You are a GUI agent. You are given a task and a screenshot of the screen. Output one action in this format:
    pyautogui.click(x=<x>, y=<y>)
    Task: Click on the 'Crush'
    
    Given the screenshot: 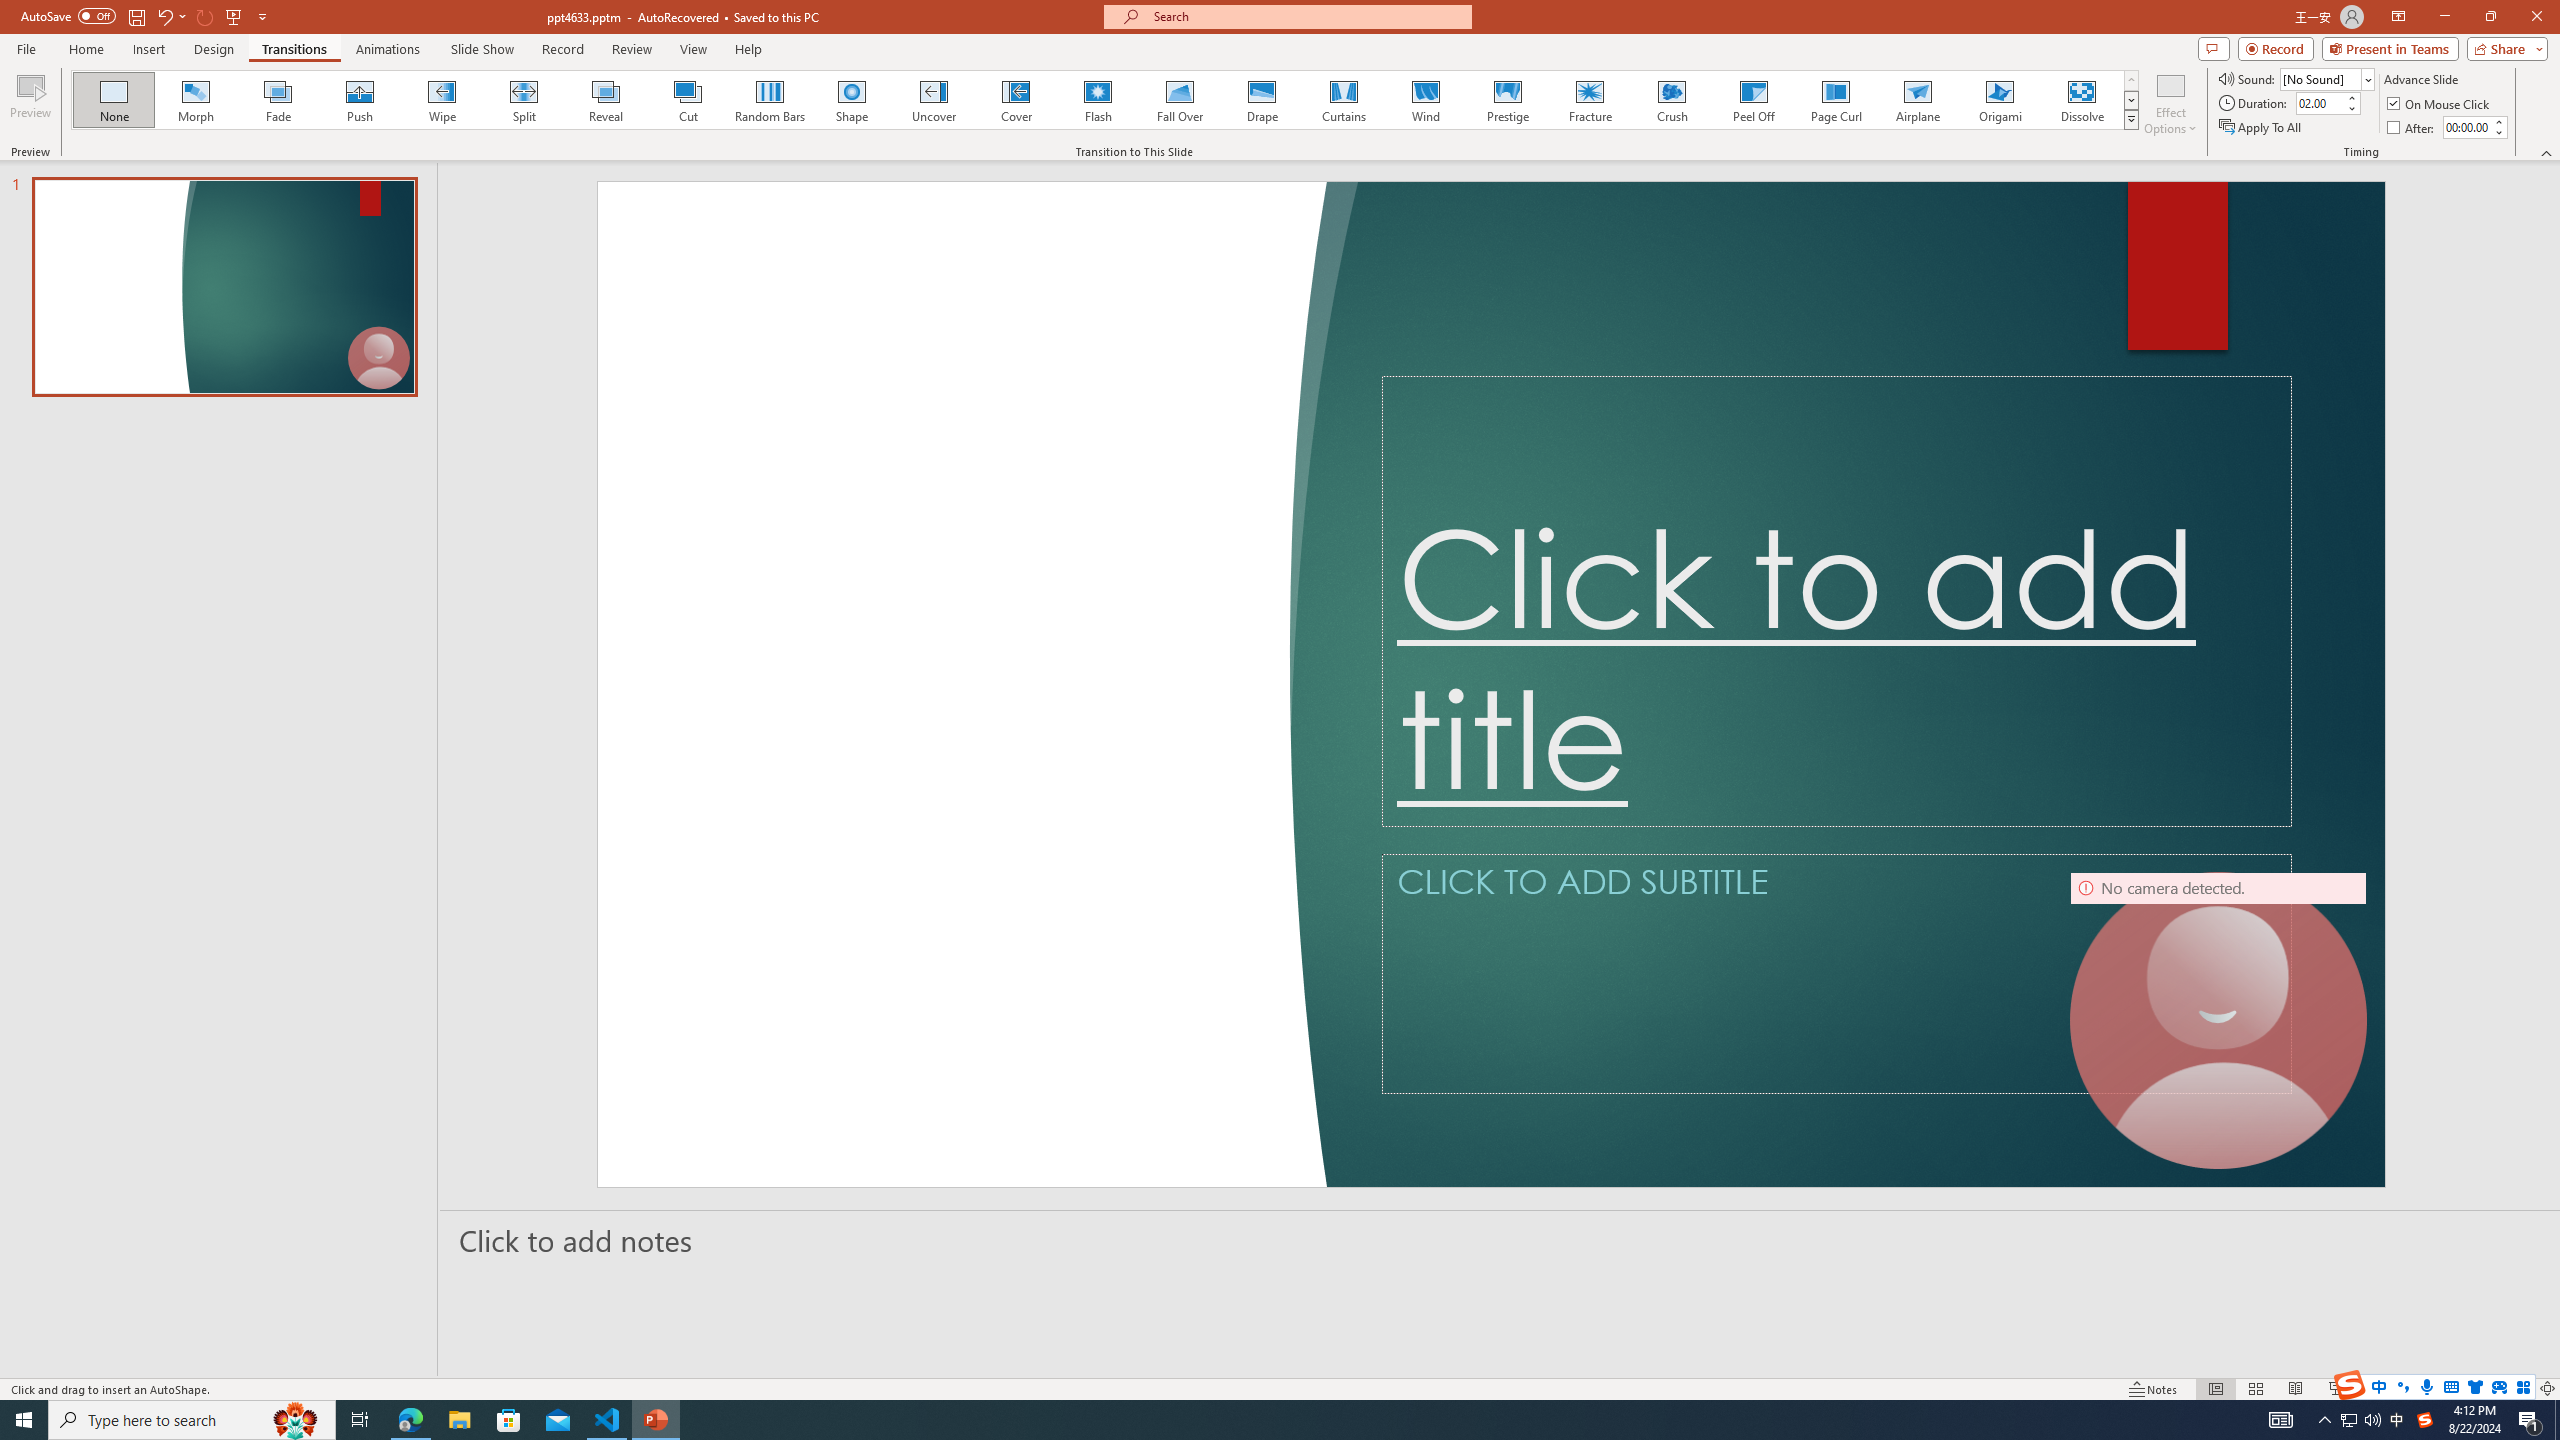 What is the action you would take?
    pyautogui.click(x=1671, y=99)
    